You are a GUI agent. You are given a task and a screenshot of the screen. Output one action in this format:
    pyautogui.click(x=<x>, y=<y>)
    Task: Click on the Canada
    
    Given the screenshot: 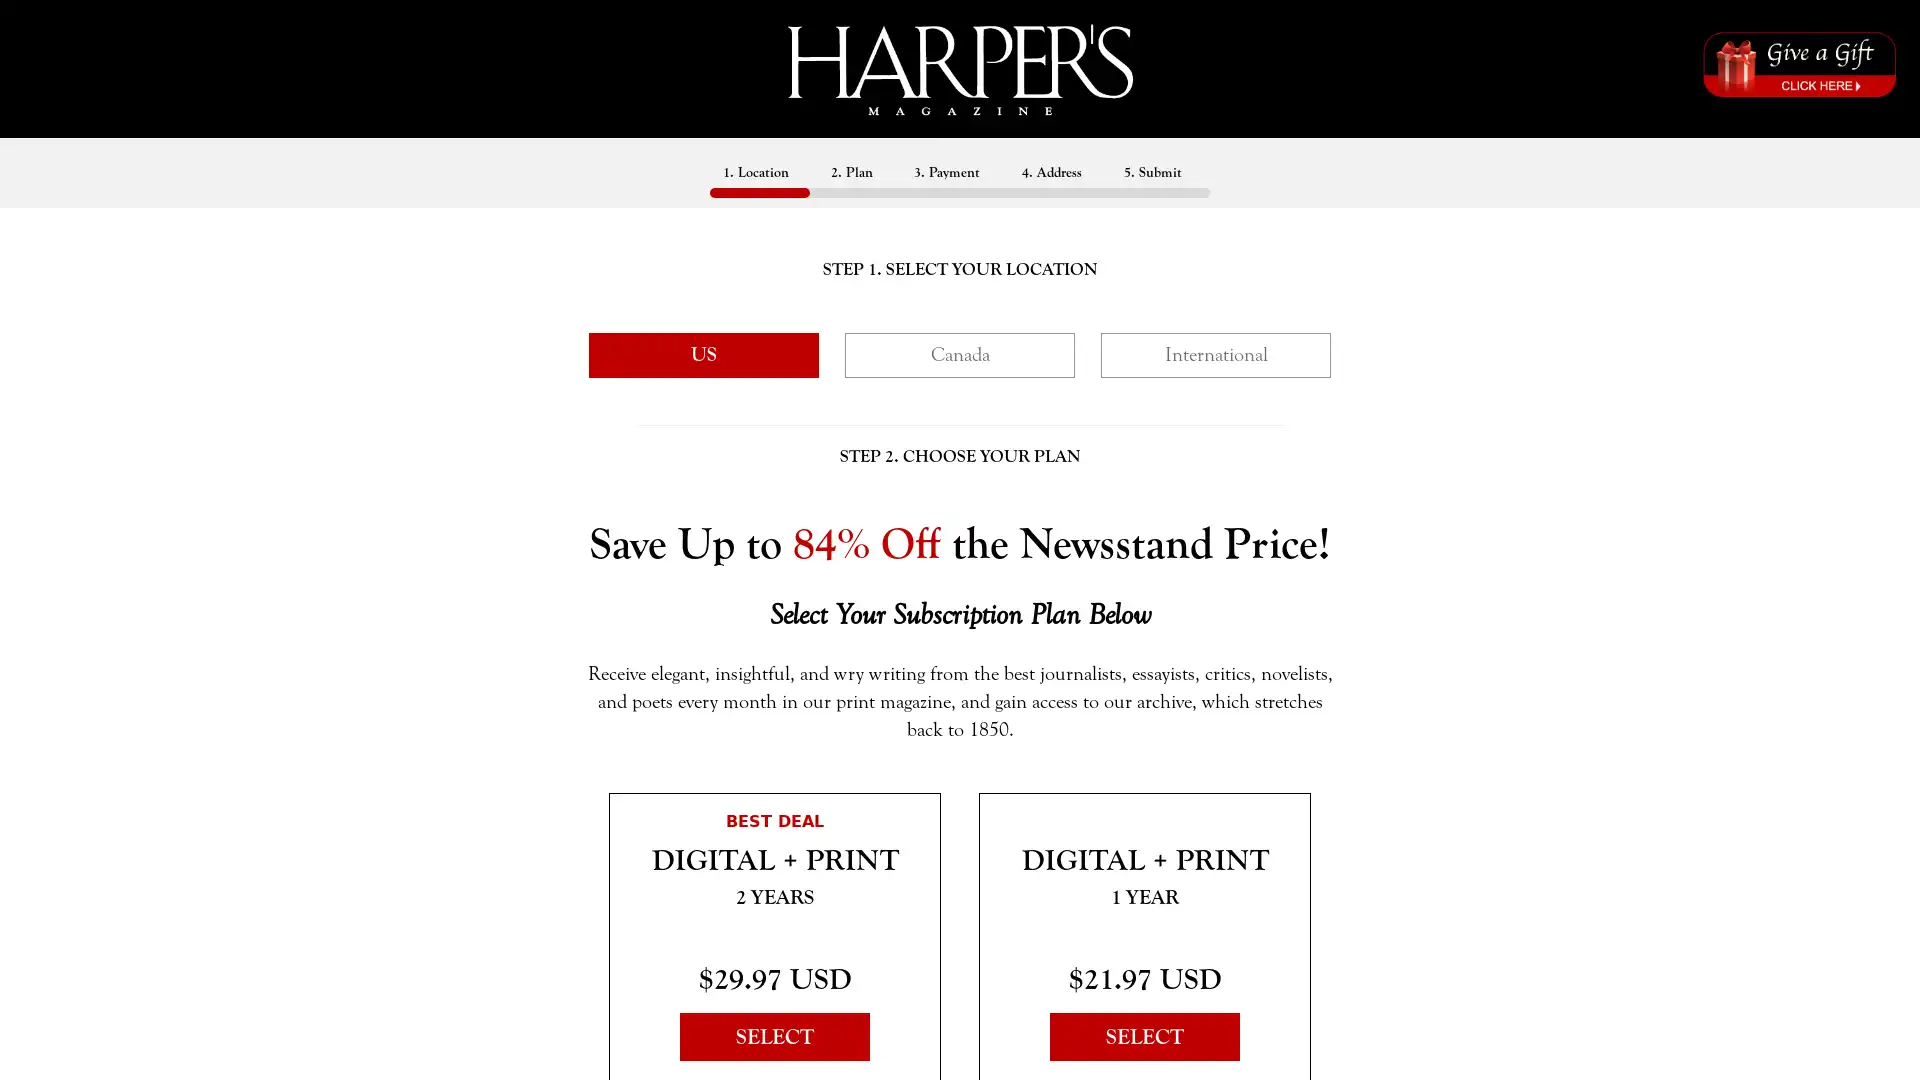 What is the action you would take?
    pyautogui.click(x=960, y=353)
    